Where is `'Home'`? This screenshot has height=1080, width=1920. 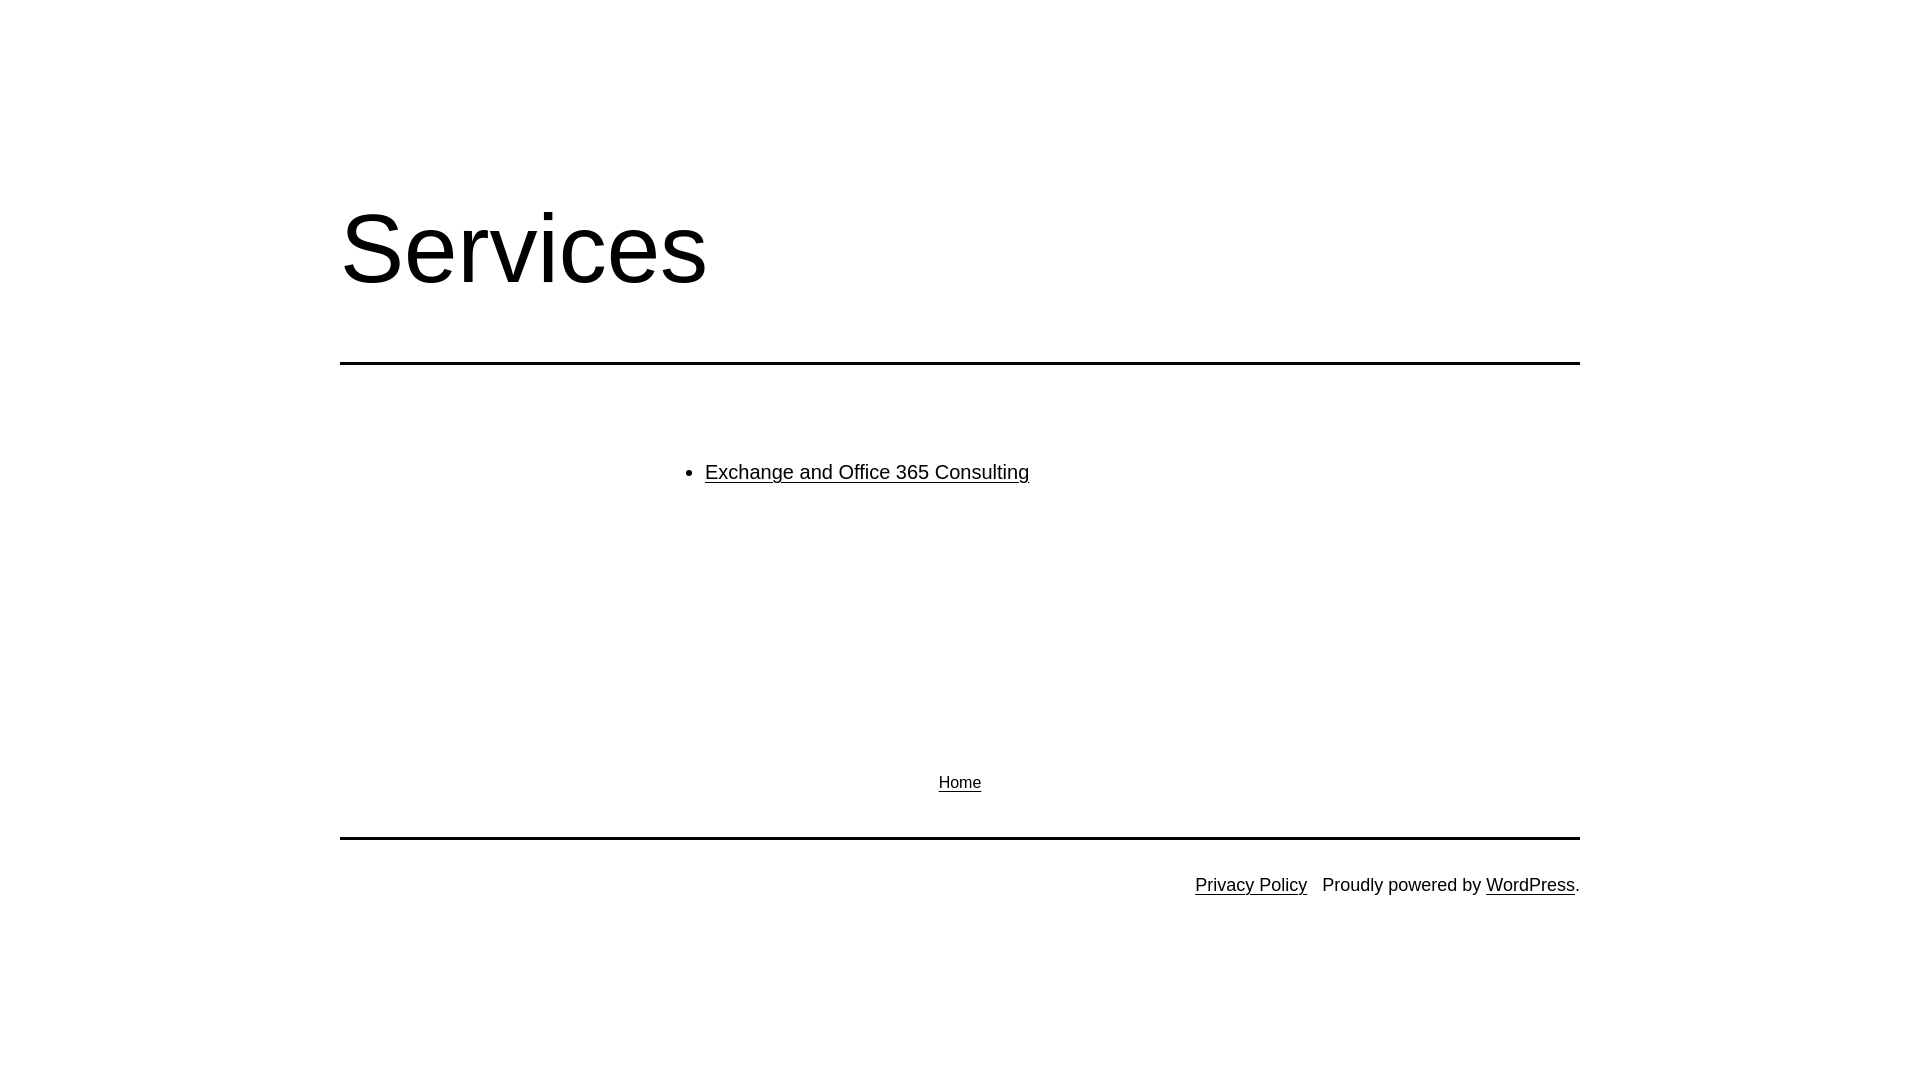 'Home' is located at coordinates (958, 781).